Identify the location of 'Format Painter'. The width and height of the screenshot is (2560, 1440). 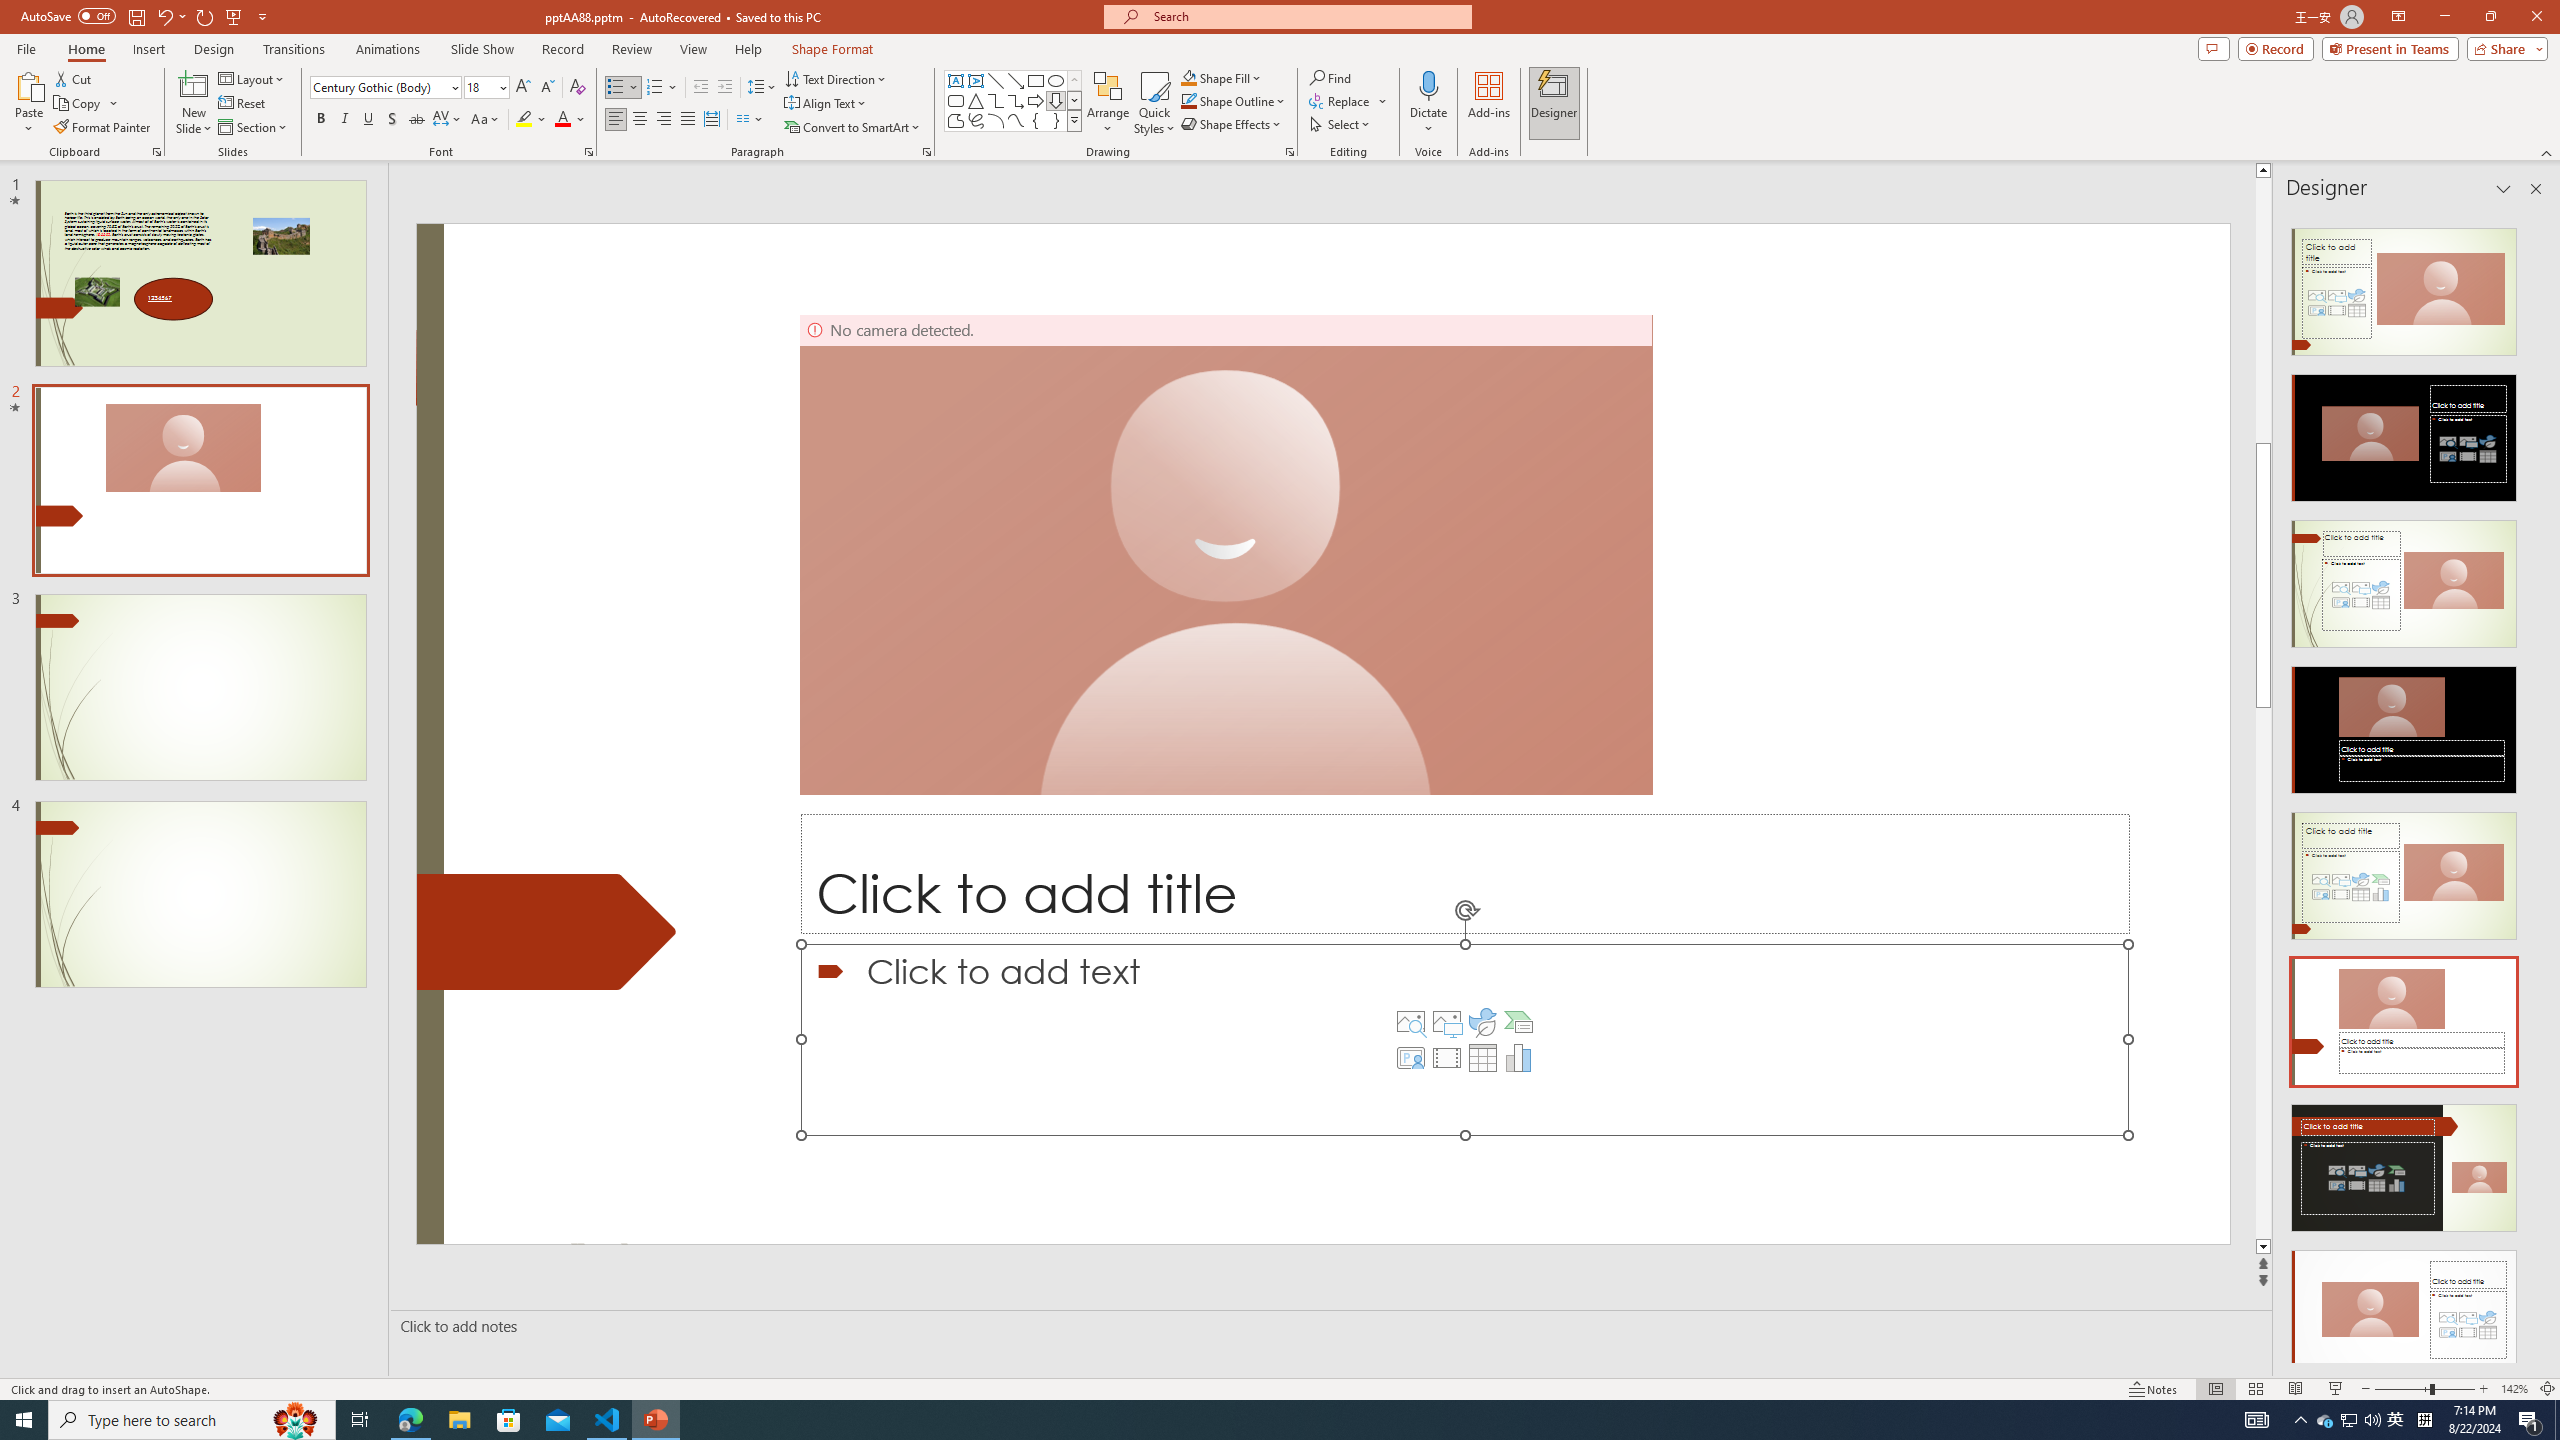
(102, 127).